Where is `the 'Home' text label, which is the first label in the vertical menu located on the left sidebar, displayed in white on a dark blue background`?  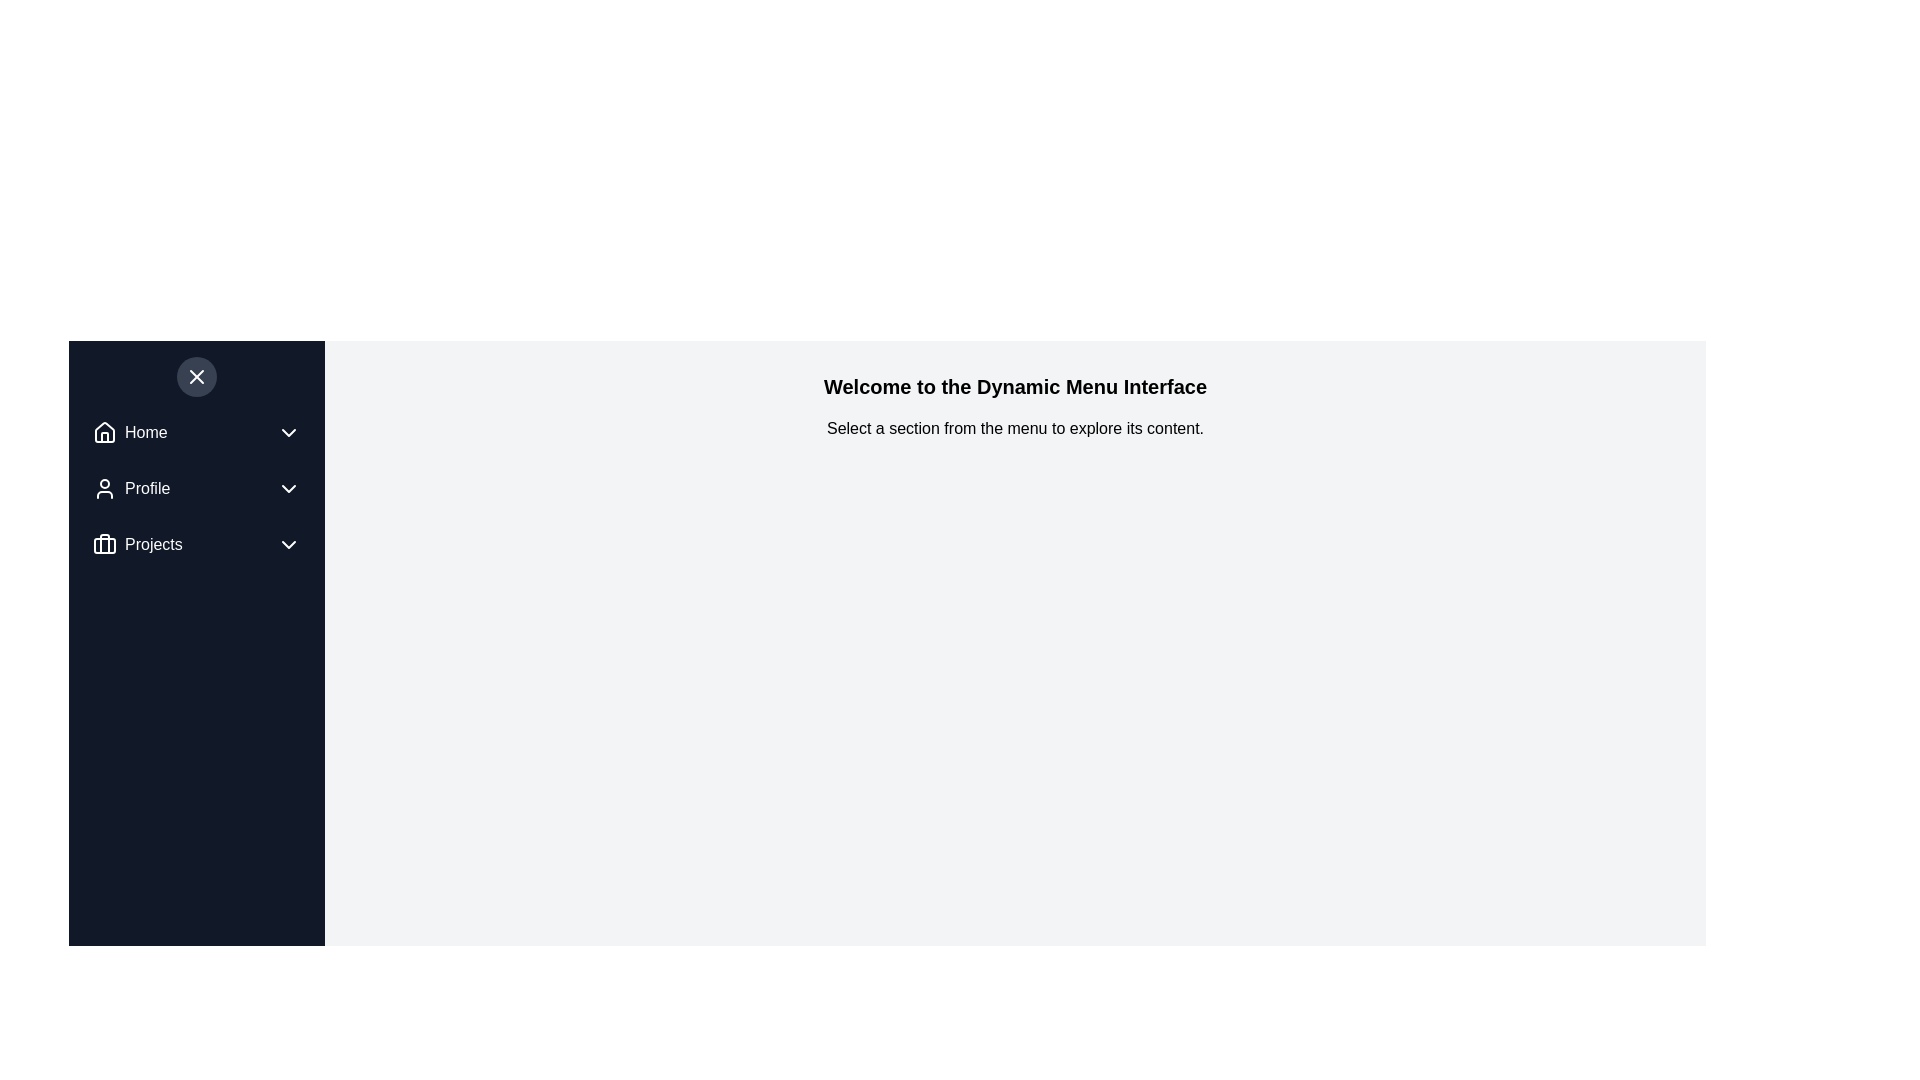 the 'Home' text label, which is the first label in the vertical menu located on the left sidebar, displayed in white on a dark blue background is located at coordinates (145, 431).